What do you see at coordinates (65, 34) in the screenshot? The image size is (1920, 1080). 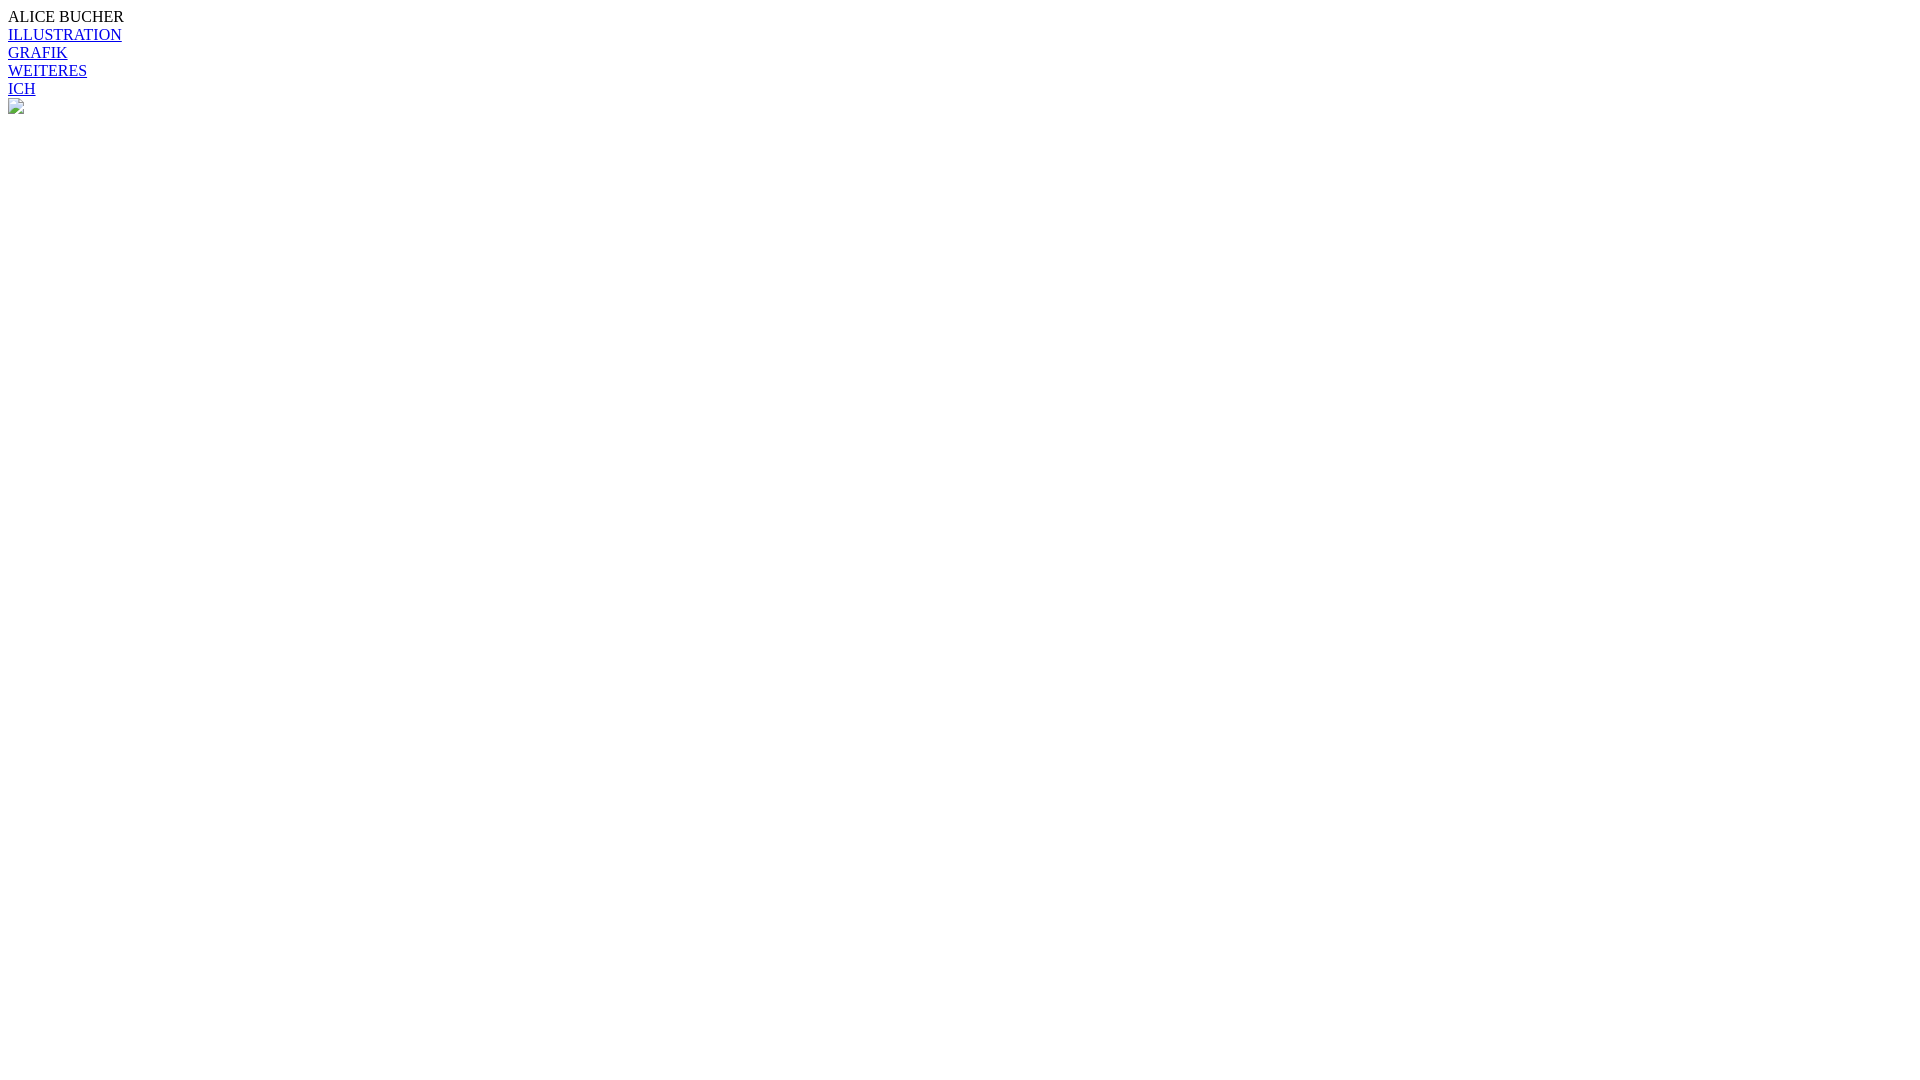 I see `'ILLUSTRATION'` at bounding box center [65, 34].